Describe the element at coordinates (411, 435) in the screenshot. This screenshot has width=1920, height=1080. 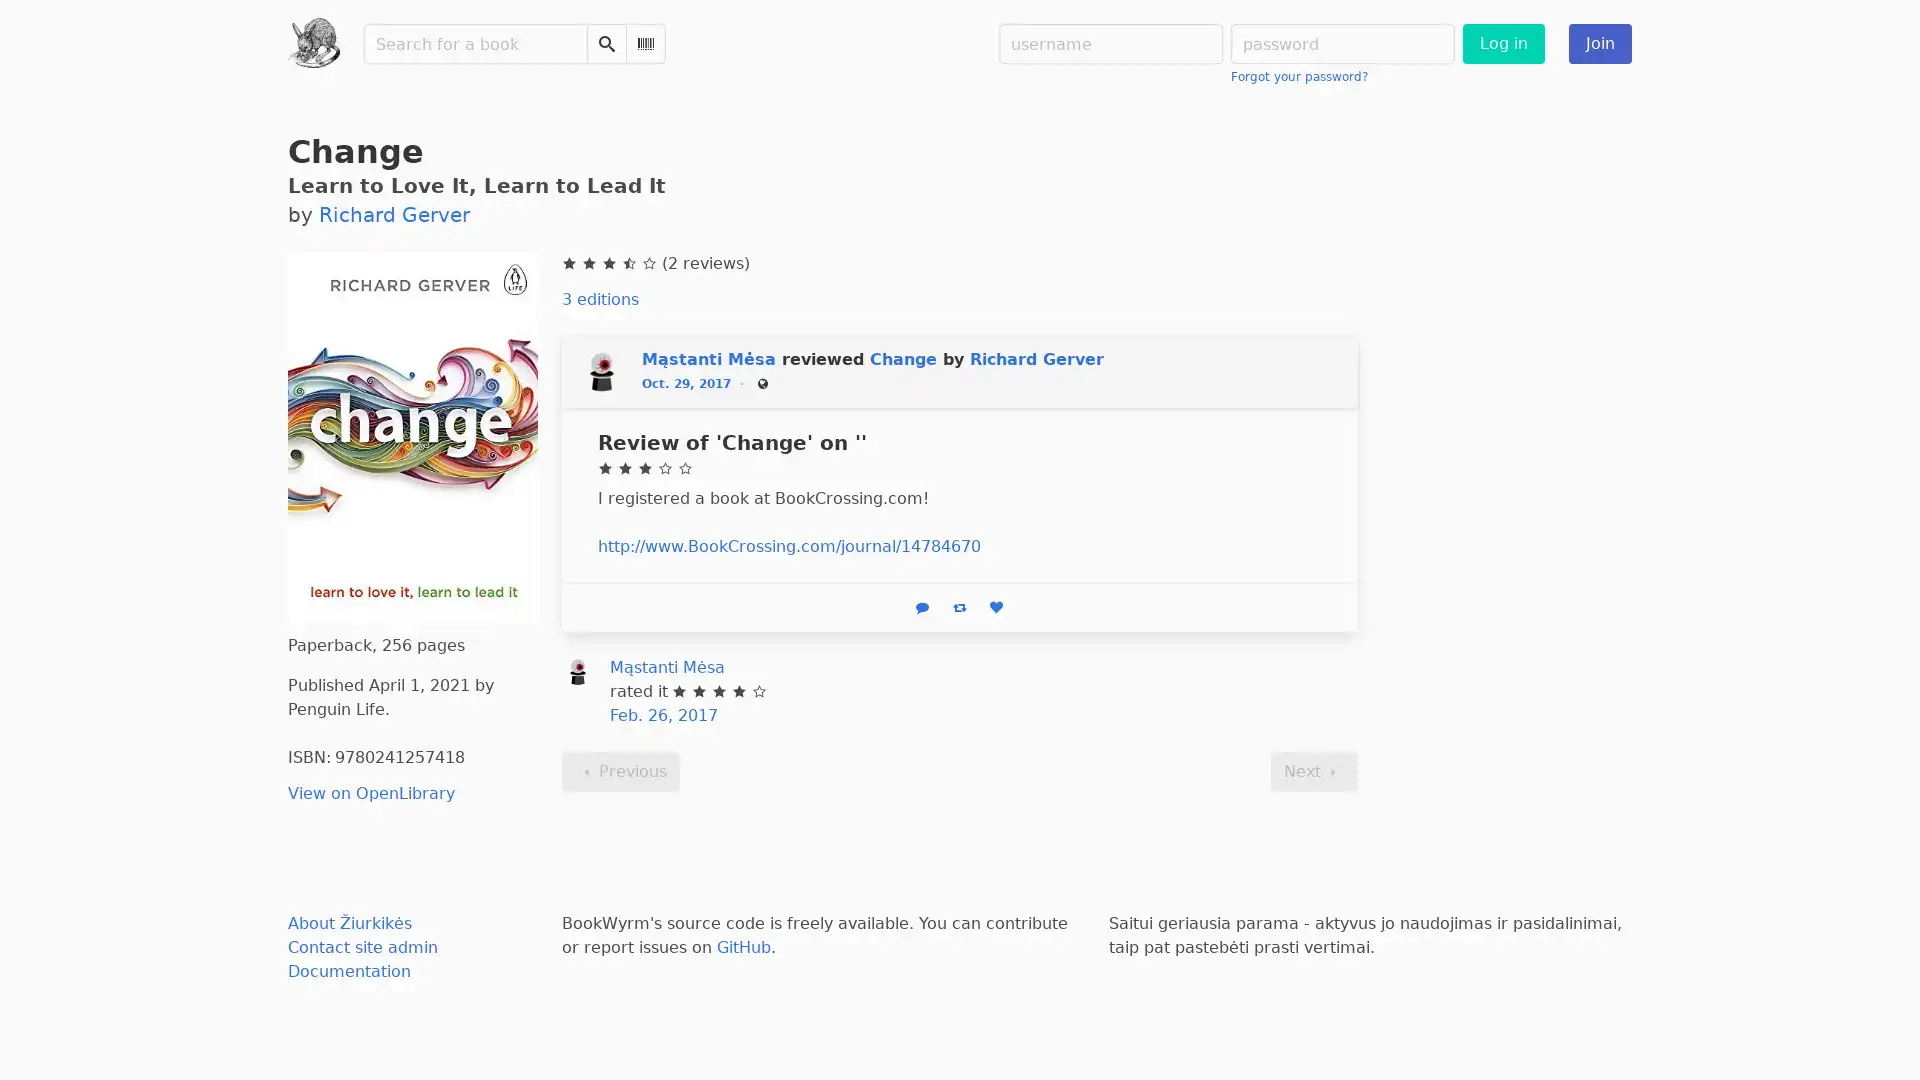
I see `Change (Paperback, 2021, Penguin Life) Click to enlarge` at that location.